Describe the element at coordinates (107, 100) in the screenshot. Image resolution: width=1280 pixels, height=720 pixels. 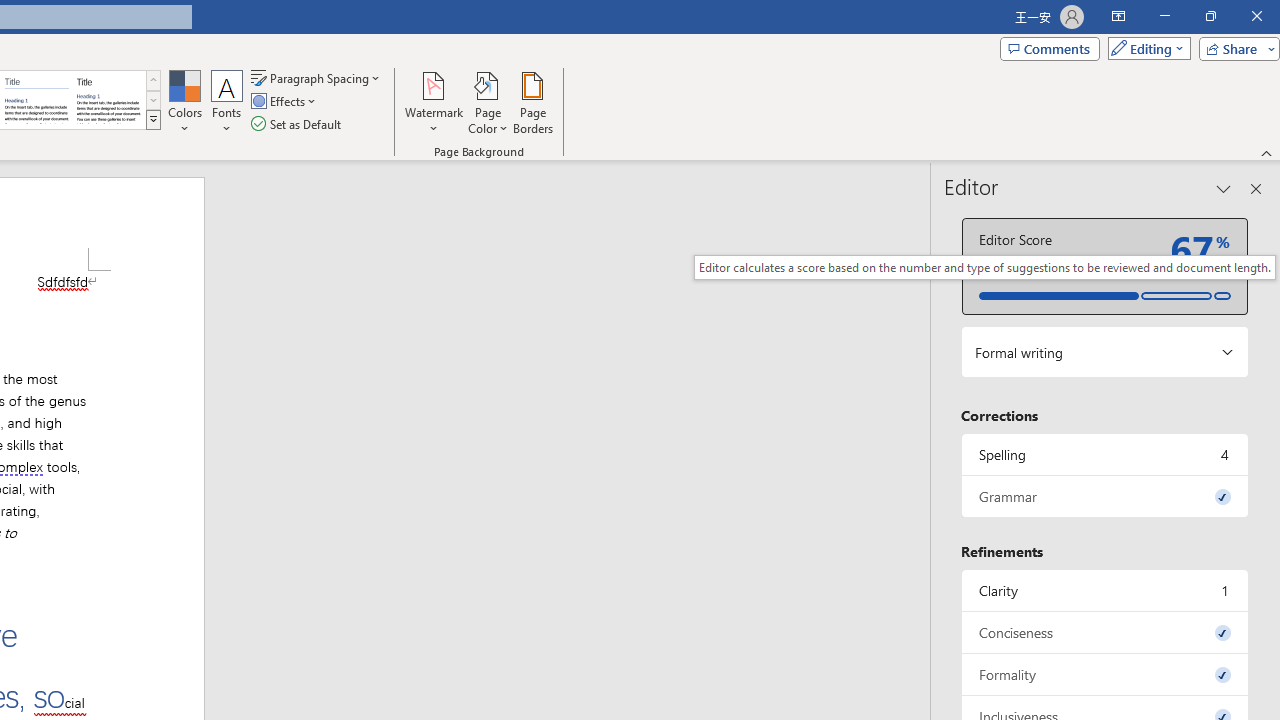
I see `'Word 2013'` at that location.